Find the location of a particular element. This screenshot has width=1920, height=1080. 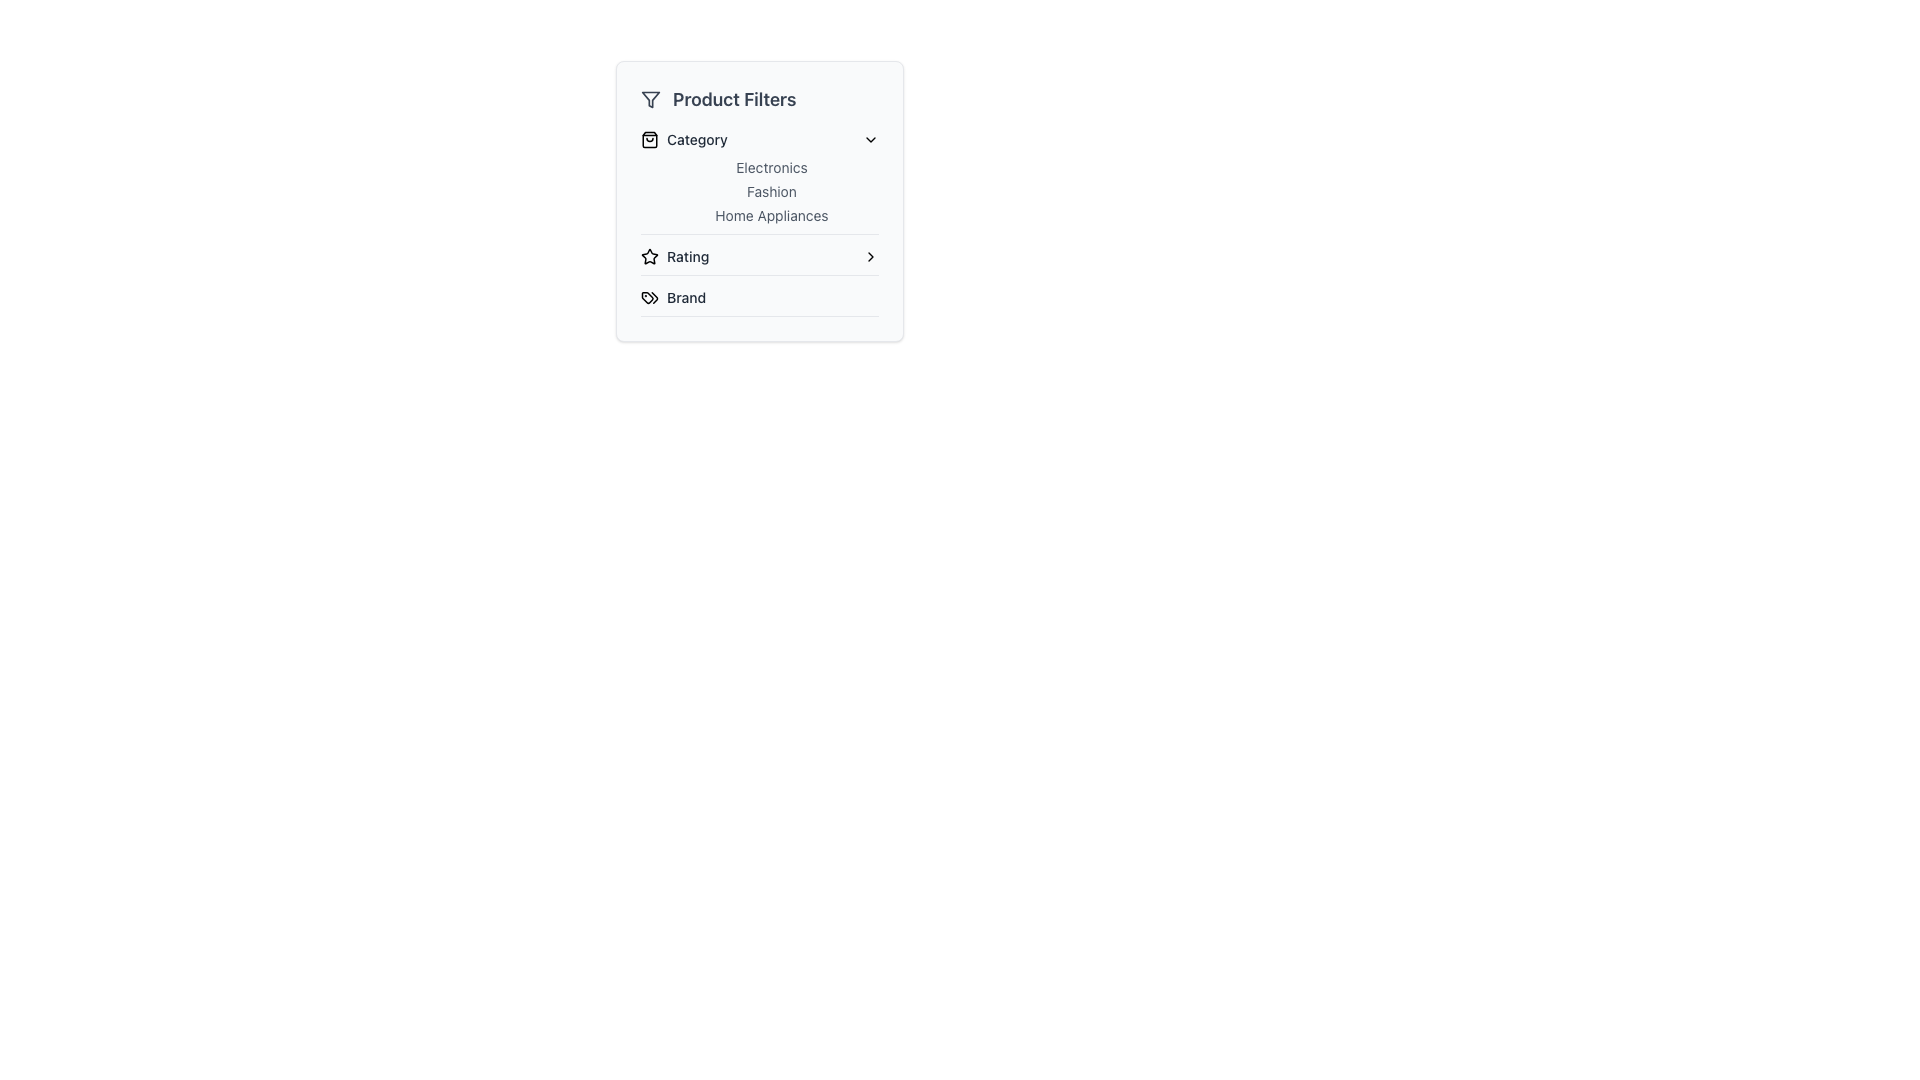

an item in the Menu List under the 'Category' header in the 'Product Filters' section is located at coordinates (758, 192).